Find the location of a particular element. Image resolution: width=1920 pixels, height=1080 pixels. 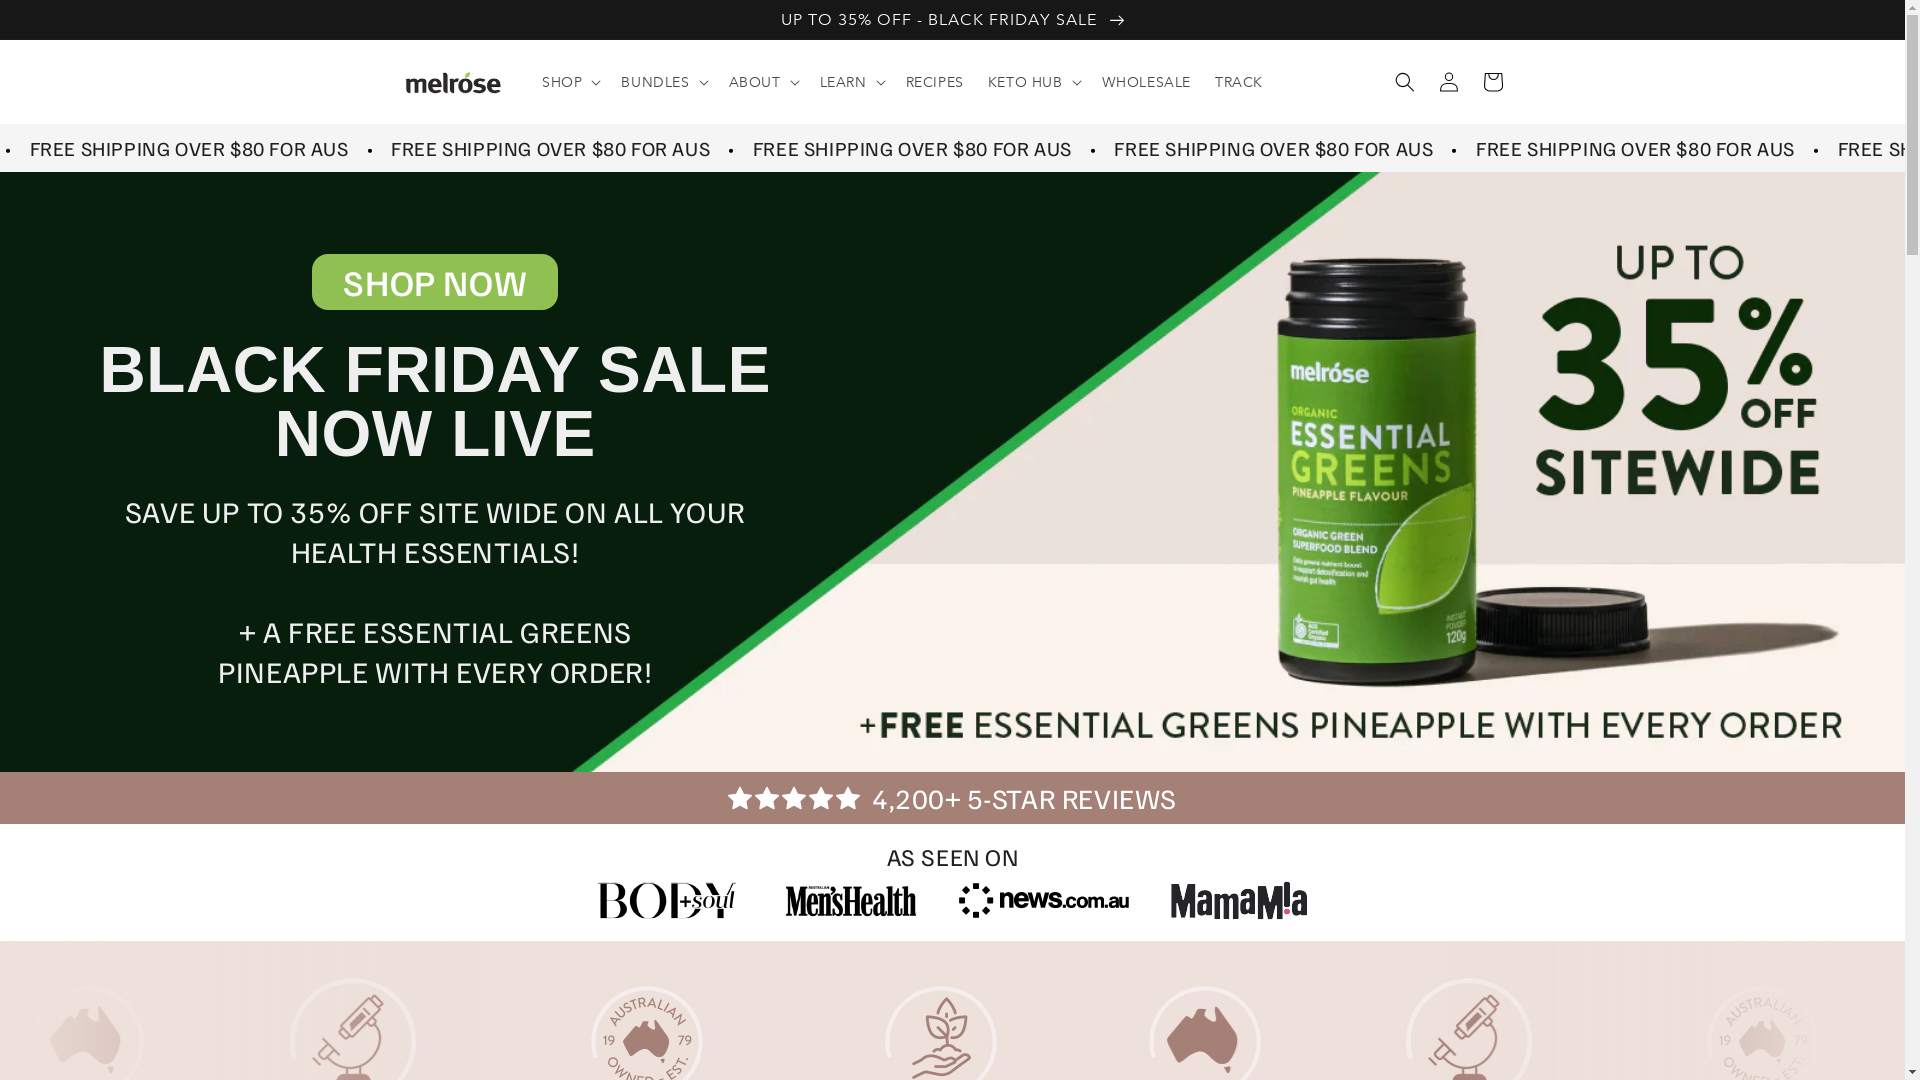

'RECIPES' is located at coordinates (892, 80).